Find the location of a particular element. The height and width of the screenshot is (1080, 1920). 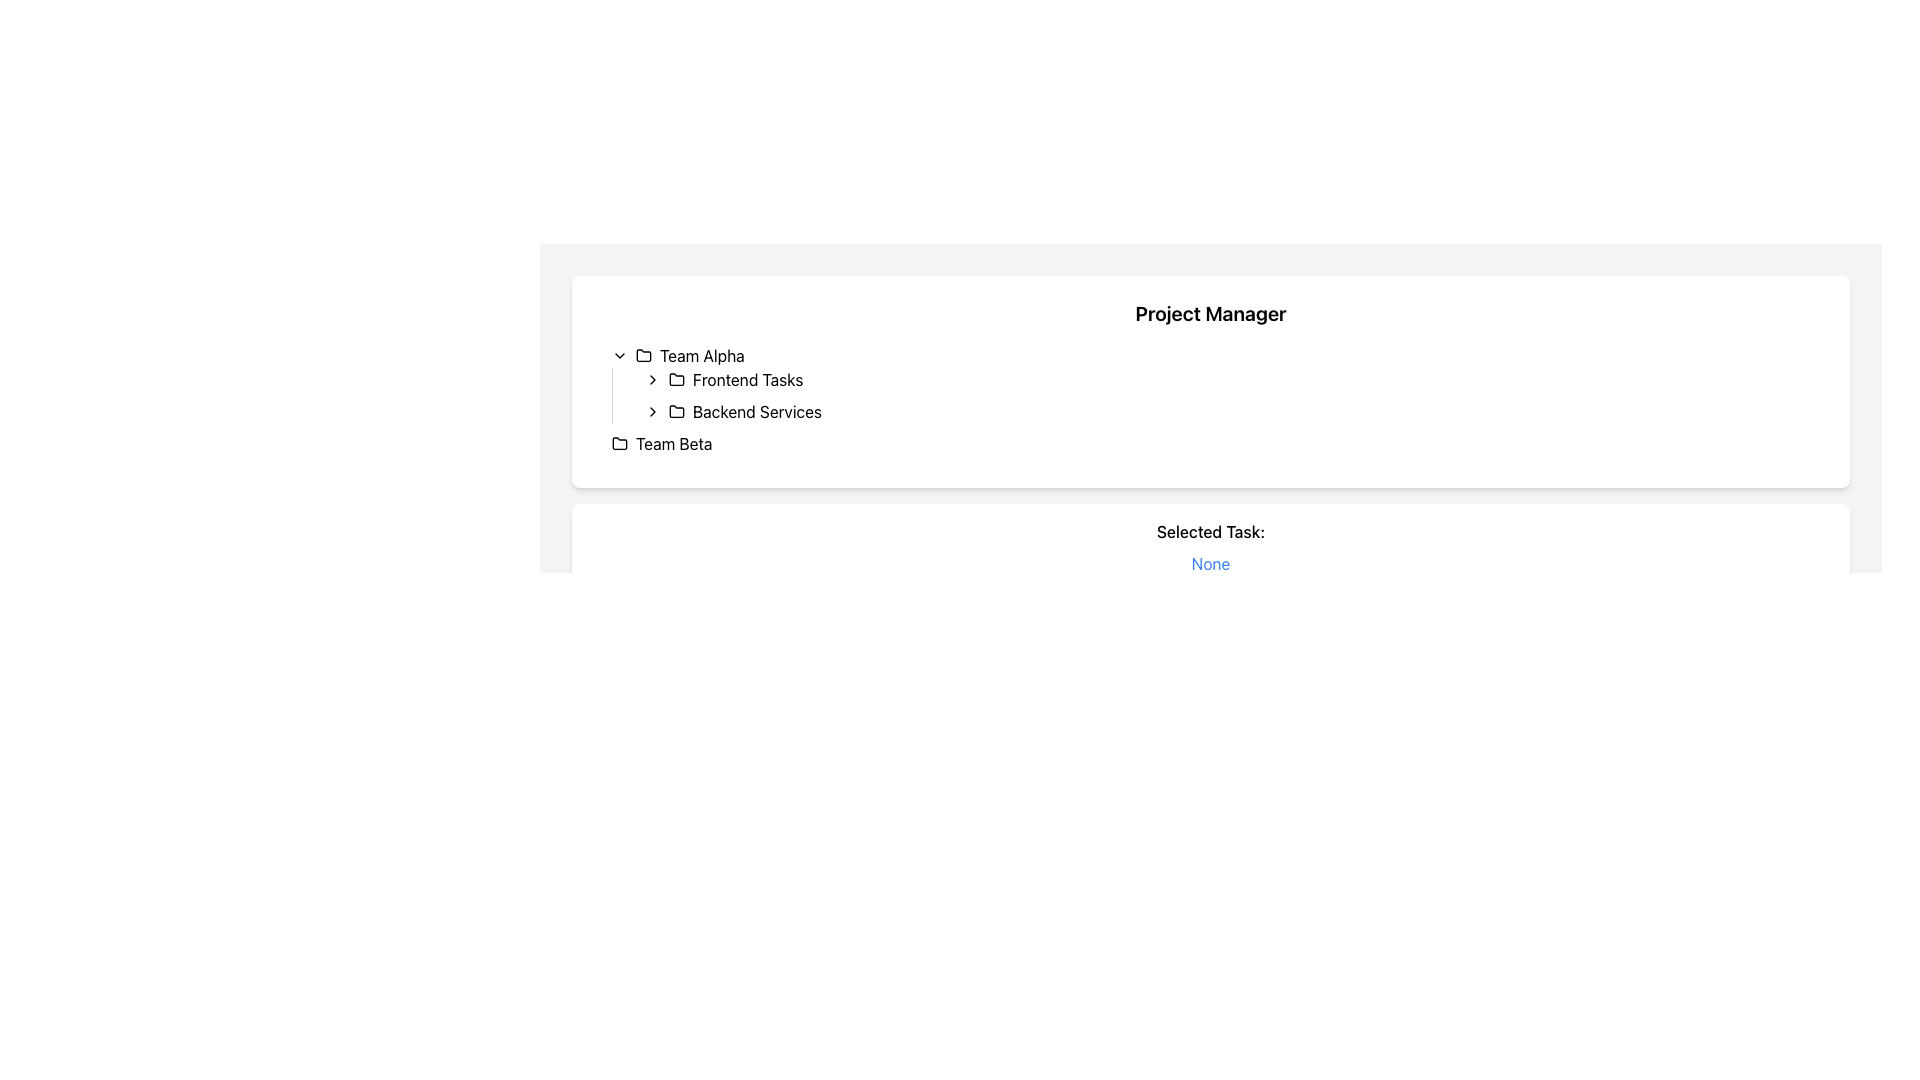

the folder icon representing 'Backend Services' under 'Team Alpha' is located at coordinates (676, 410).